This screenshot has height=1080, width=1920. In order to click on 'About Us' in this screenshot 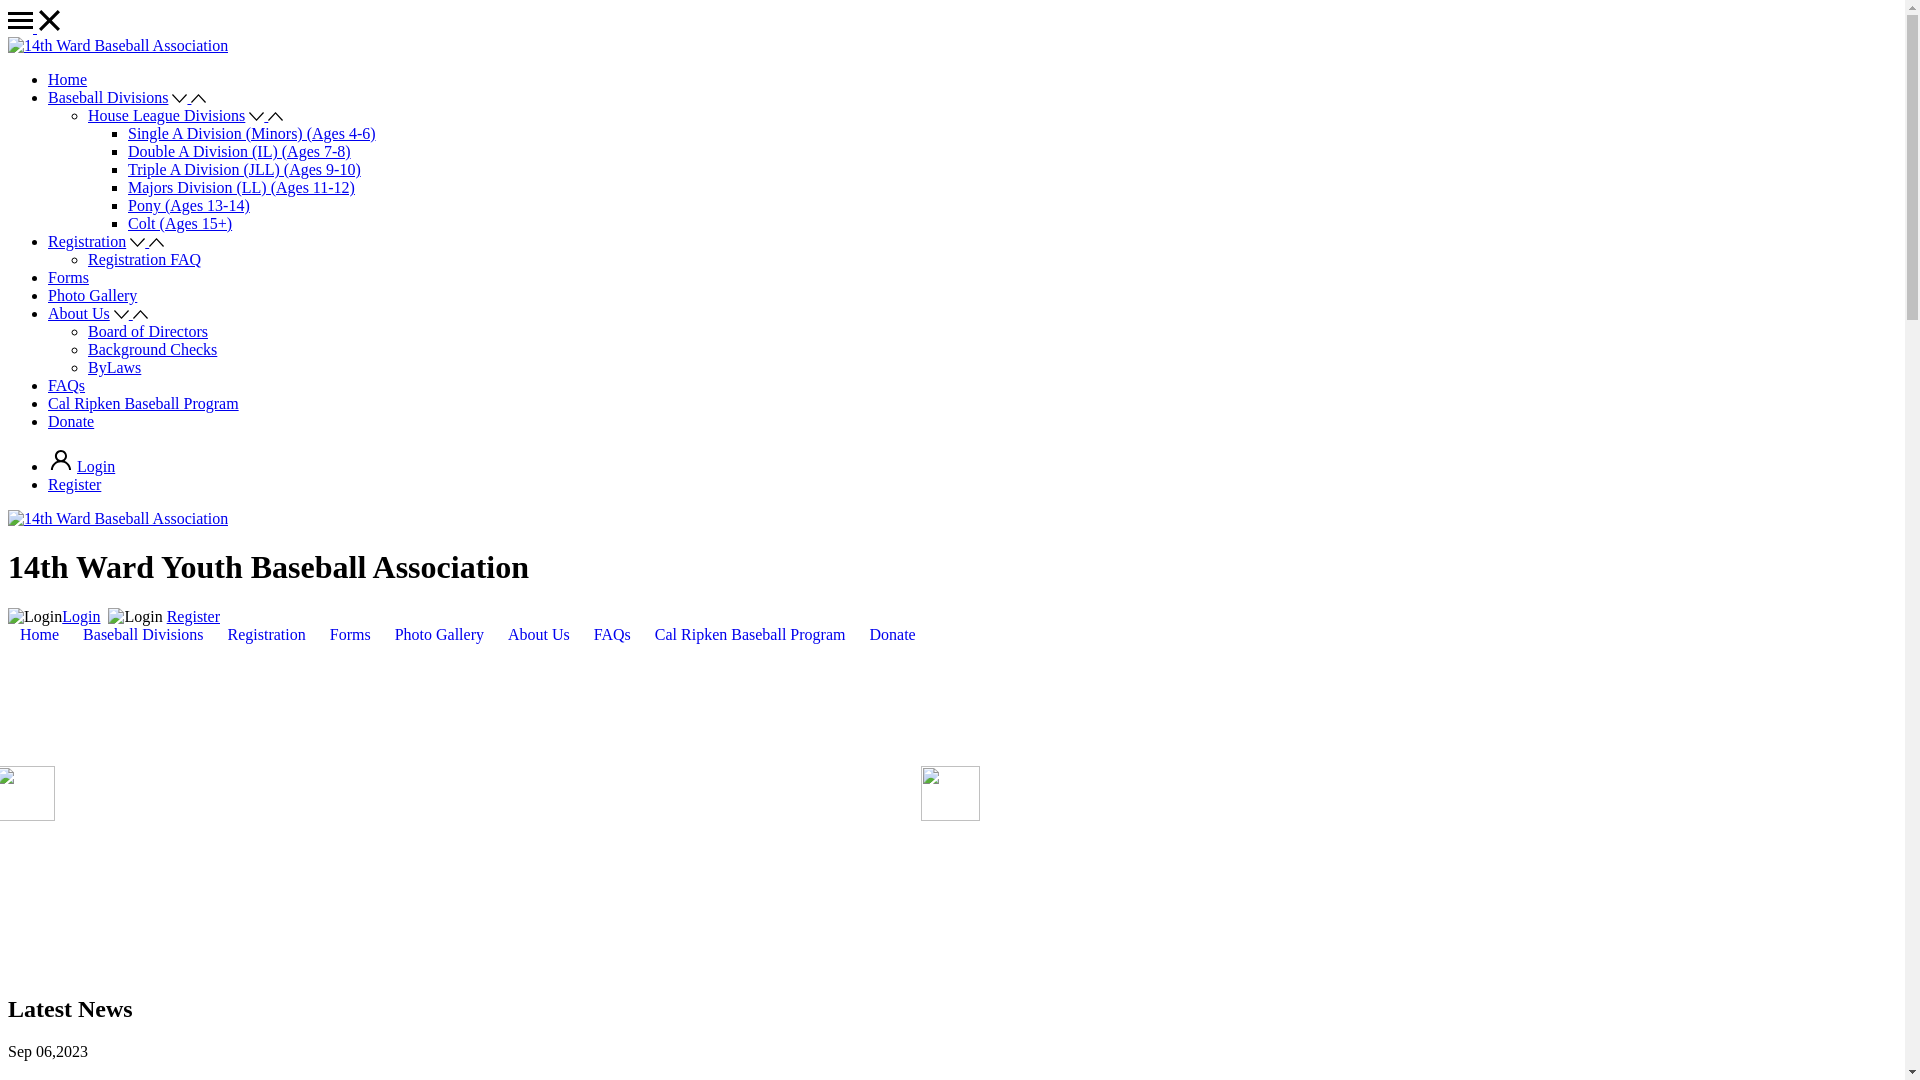, I will do `click(78, 313)`.